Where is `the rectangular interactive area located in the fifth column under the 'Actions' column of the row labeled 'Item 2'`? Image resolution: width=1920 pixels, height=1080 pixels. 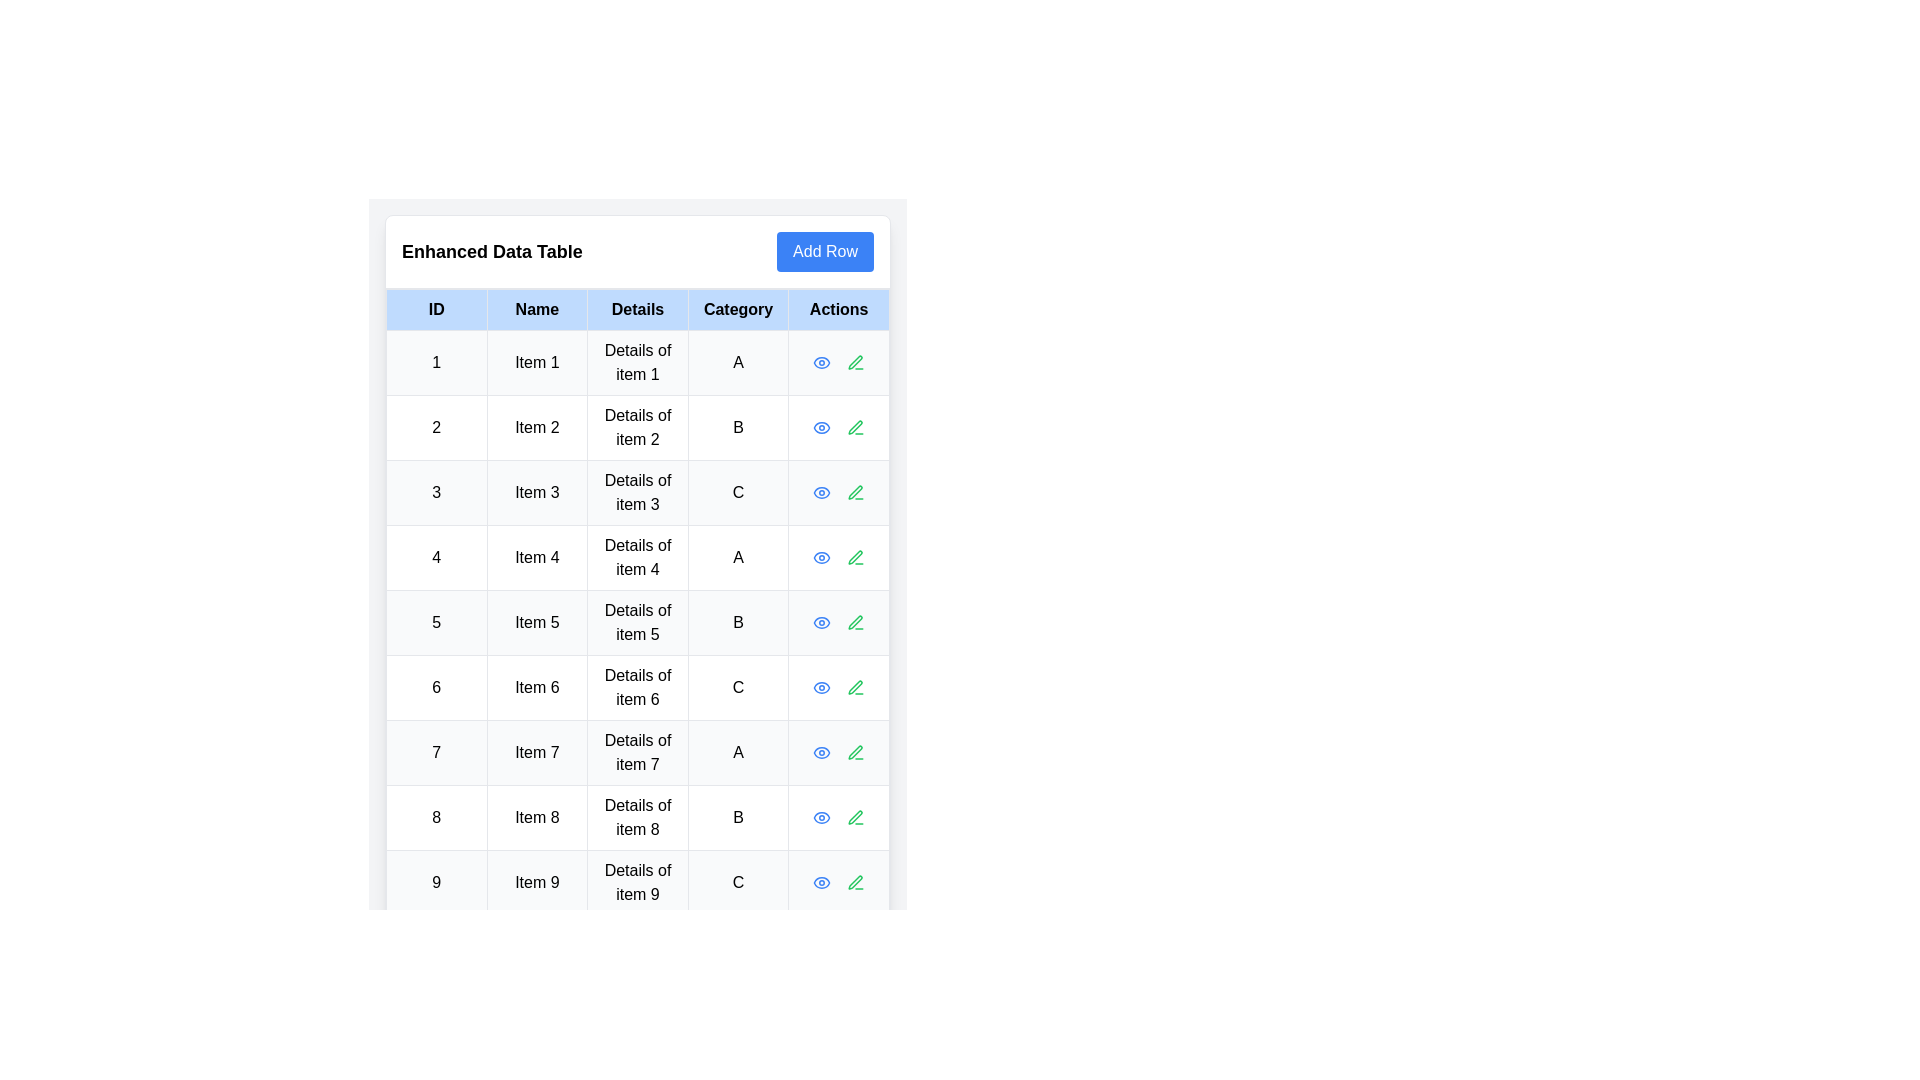
the rectangular interactive area located in the fifth column under the 'Actions' column of the row labeled 'Item 2' is located at coordinates (839, 427).